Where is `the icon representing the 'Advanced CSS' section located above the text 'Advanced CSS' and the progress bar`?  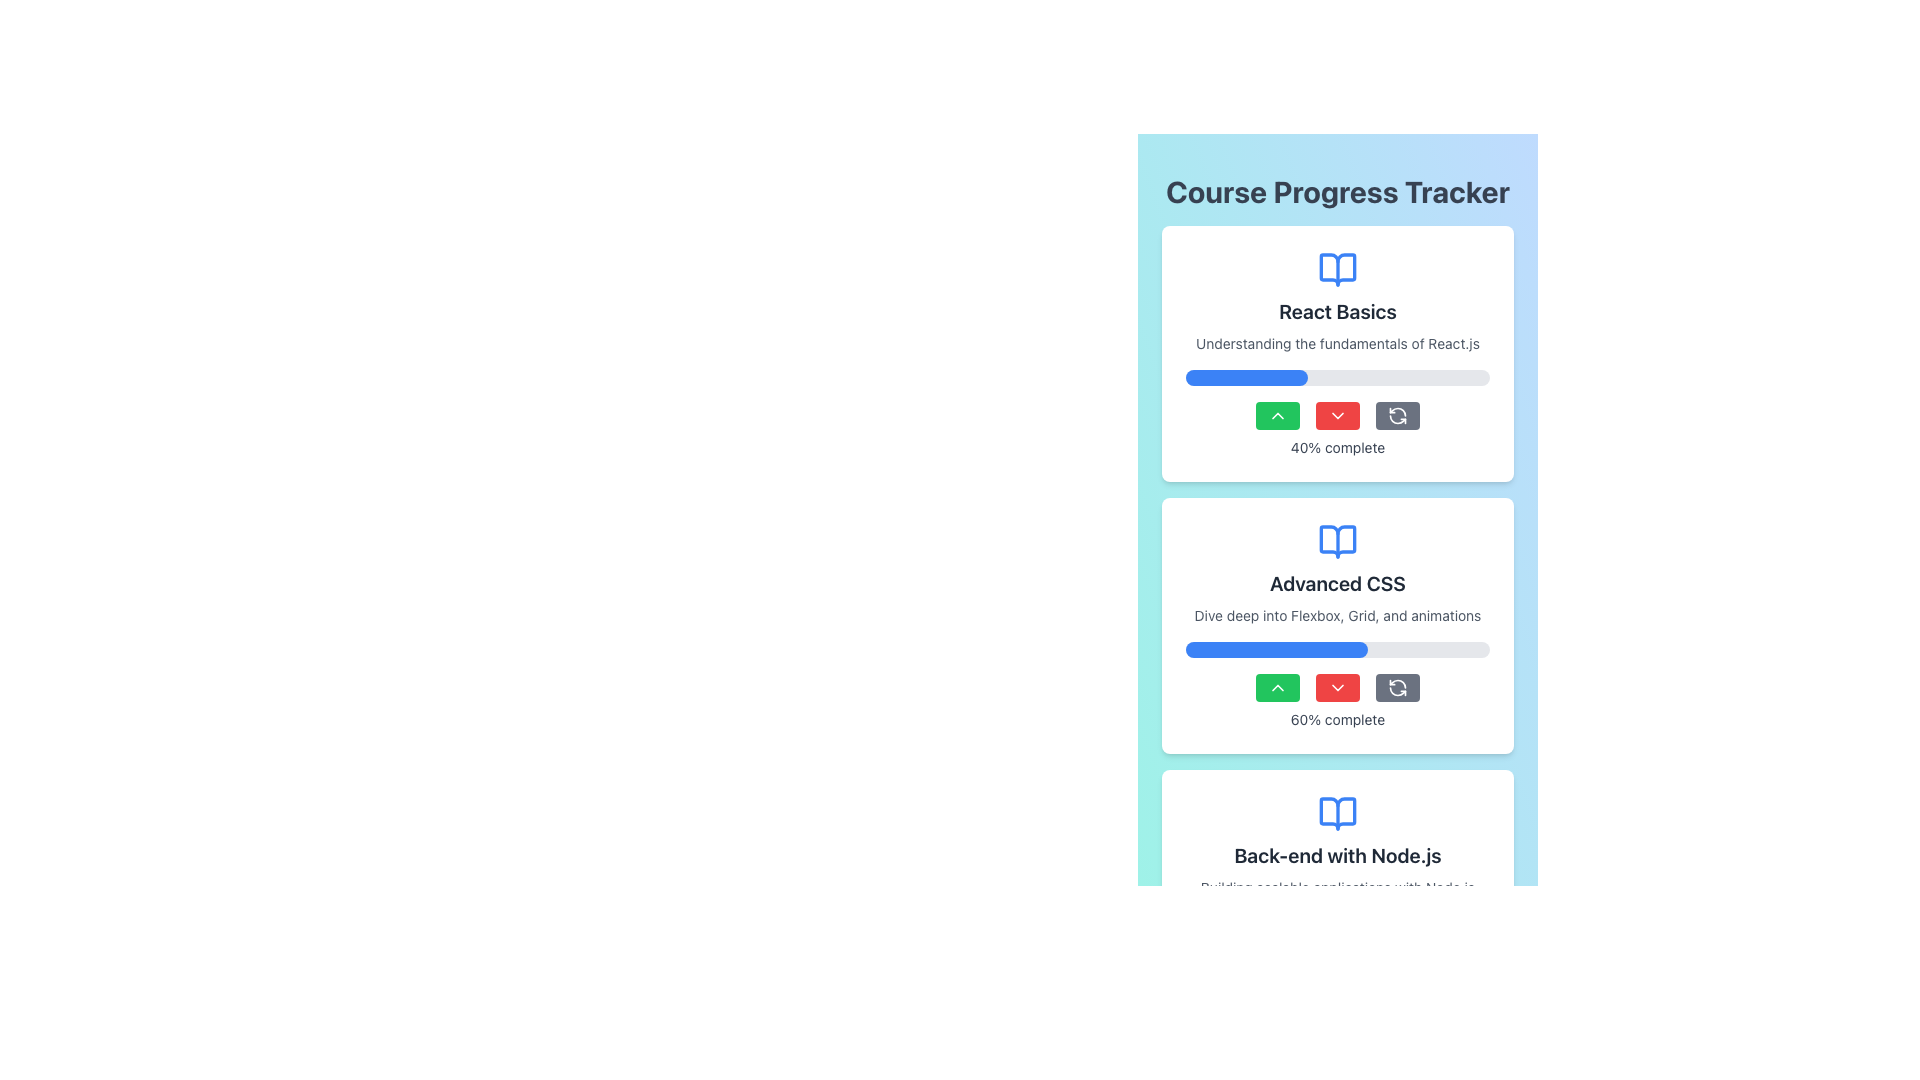 the icon representing the 'Advanced CSS' section located above the text 'Advanced CSS' and the progress bar is located at coordinates (1338, 542).